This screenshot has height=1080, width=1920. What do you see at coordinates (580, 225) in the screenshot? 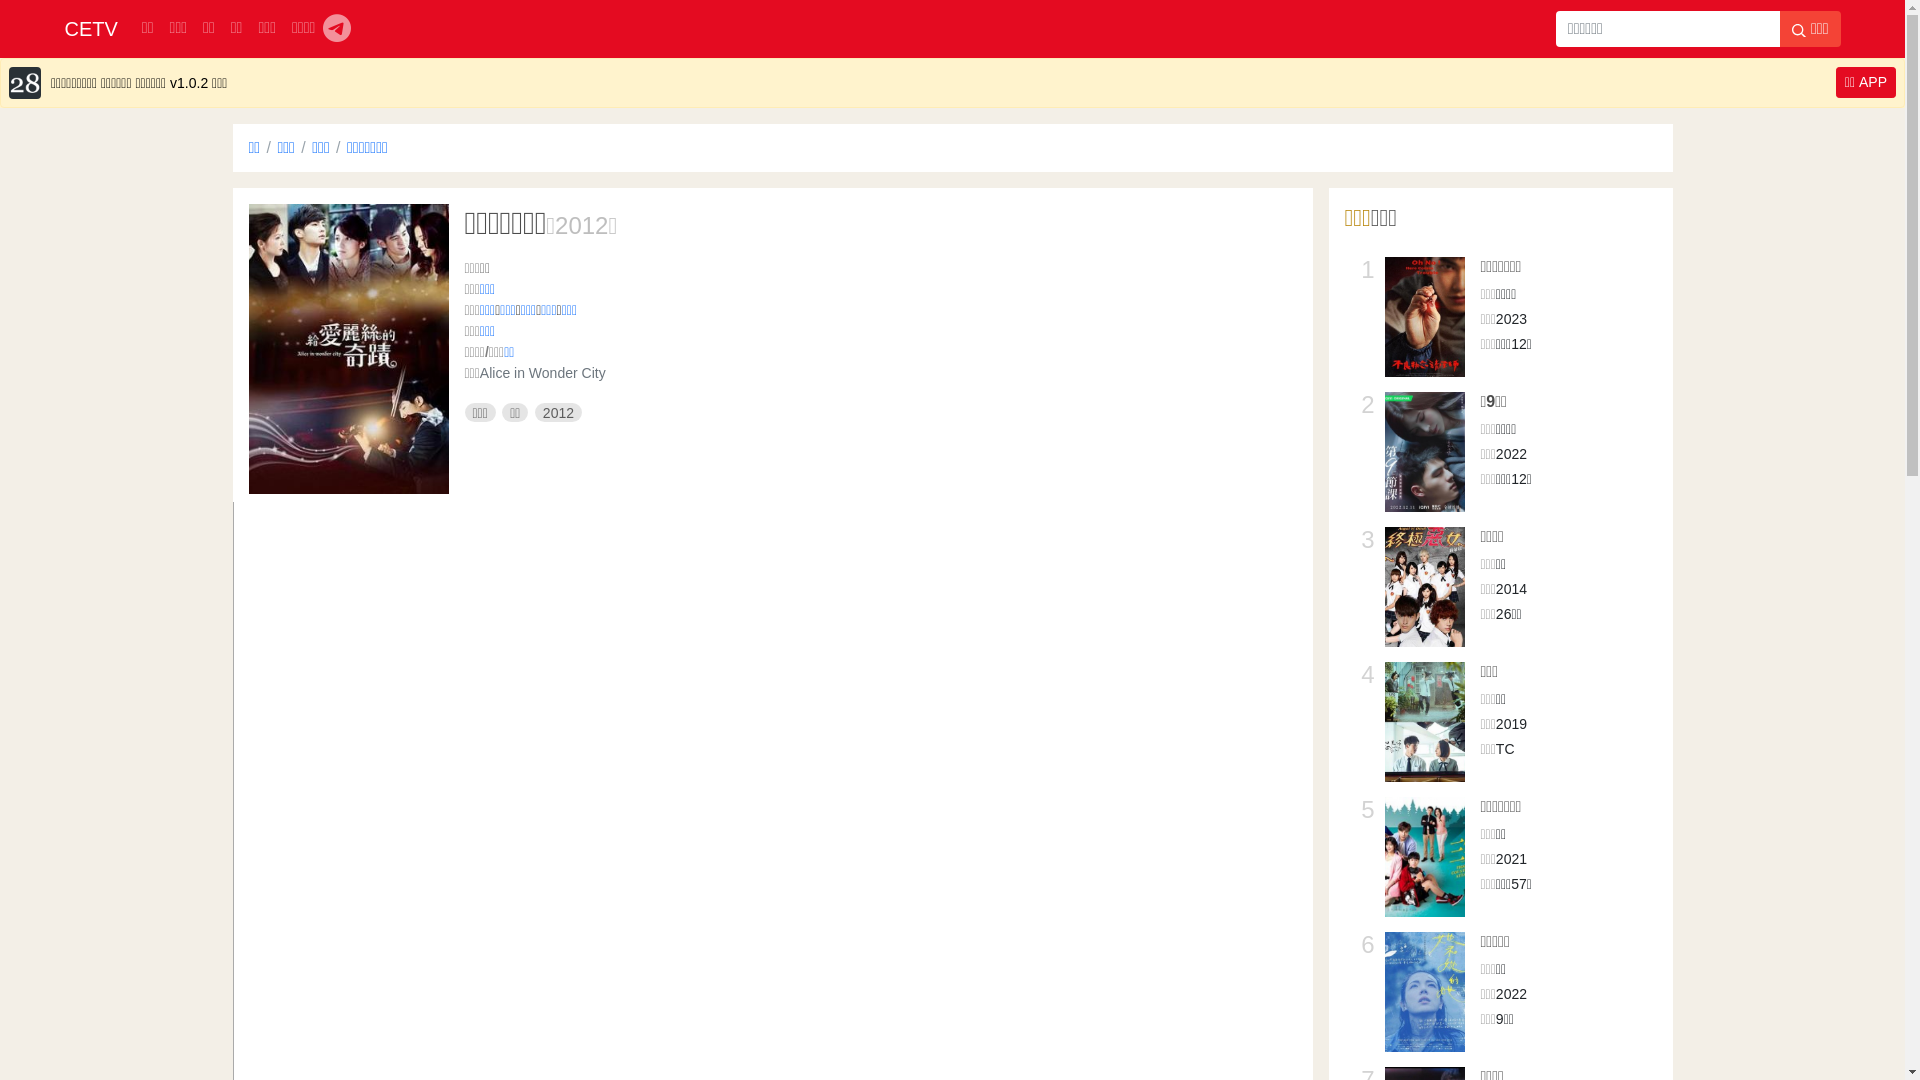
I see `'2012'` at bounding box center [580, 225].